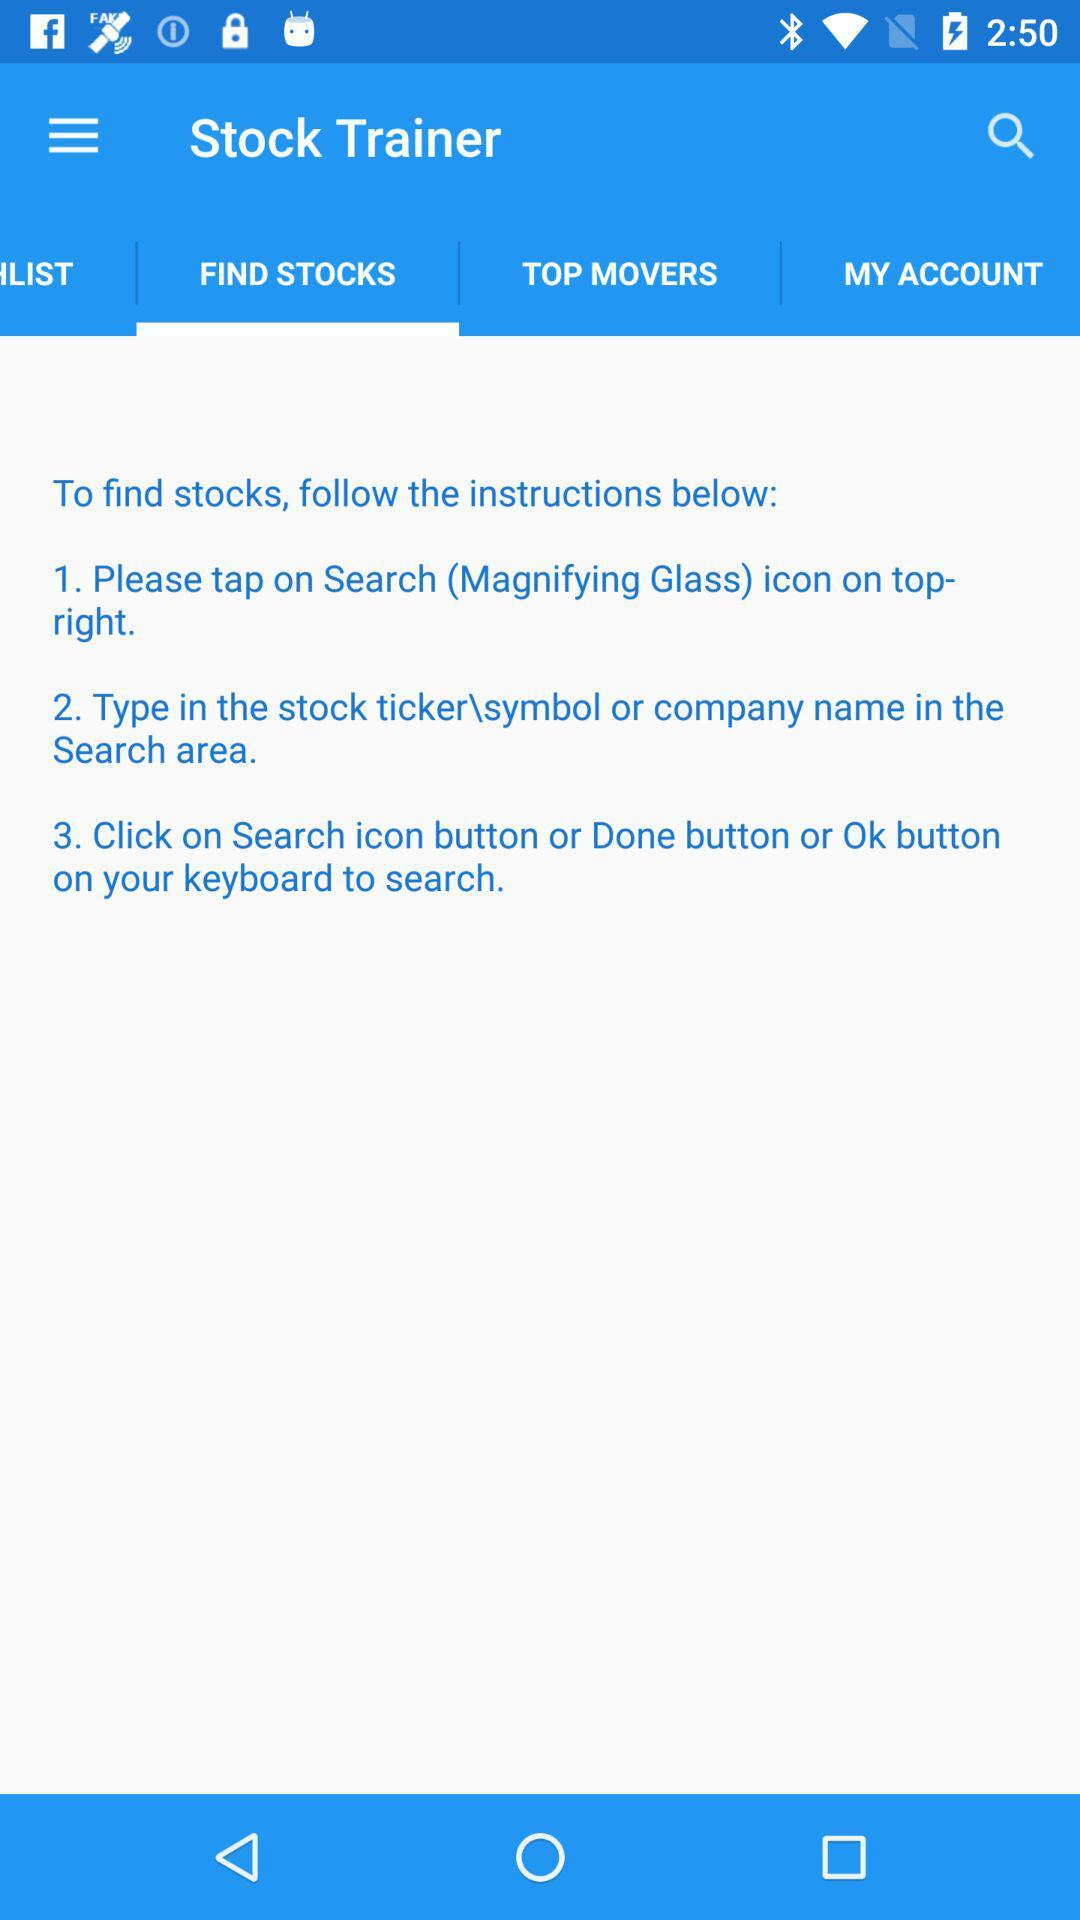  What do you see at coordinates (930, 272) in the screenshot?
I see `the icon above the to find stocks item` at bounding box center [930, 272].